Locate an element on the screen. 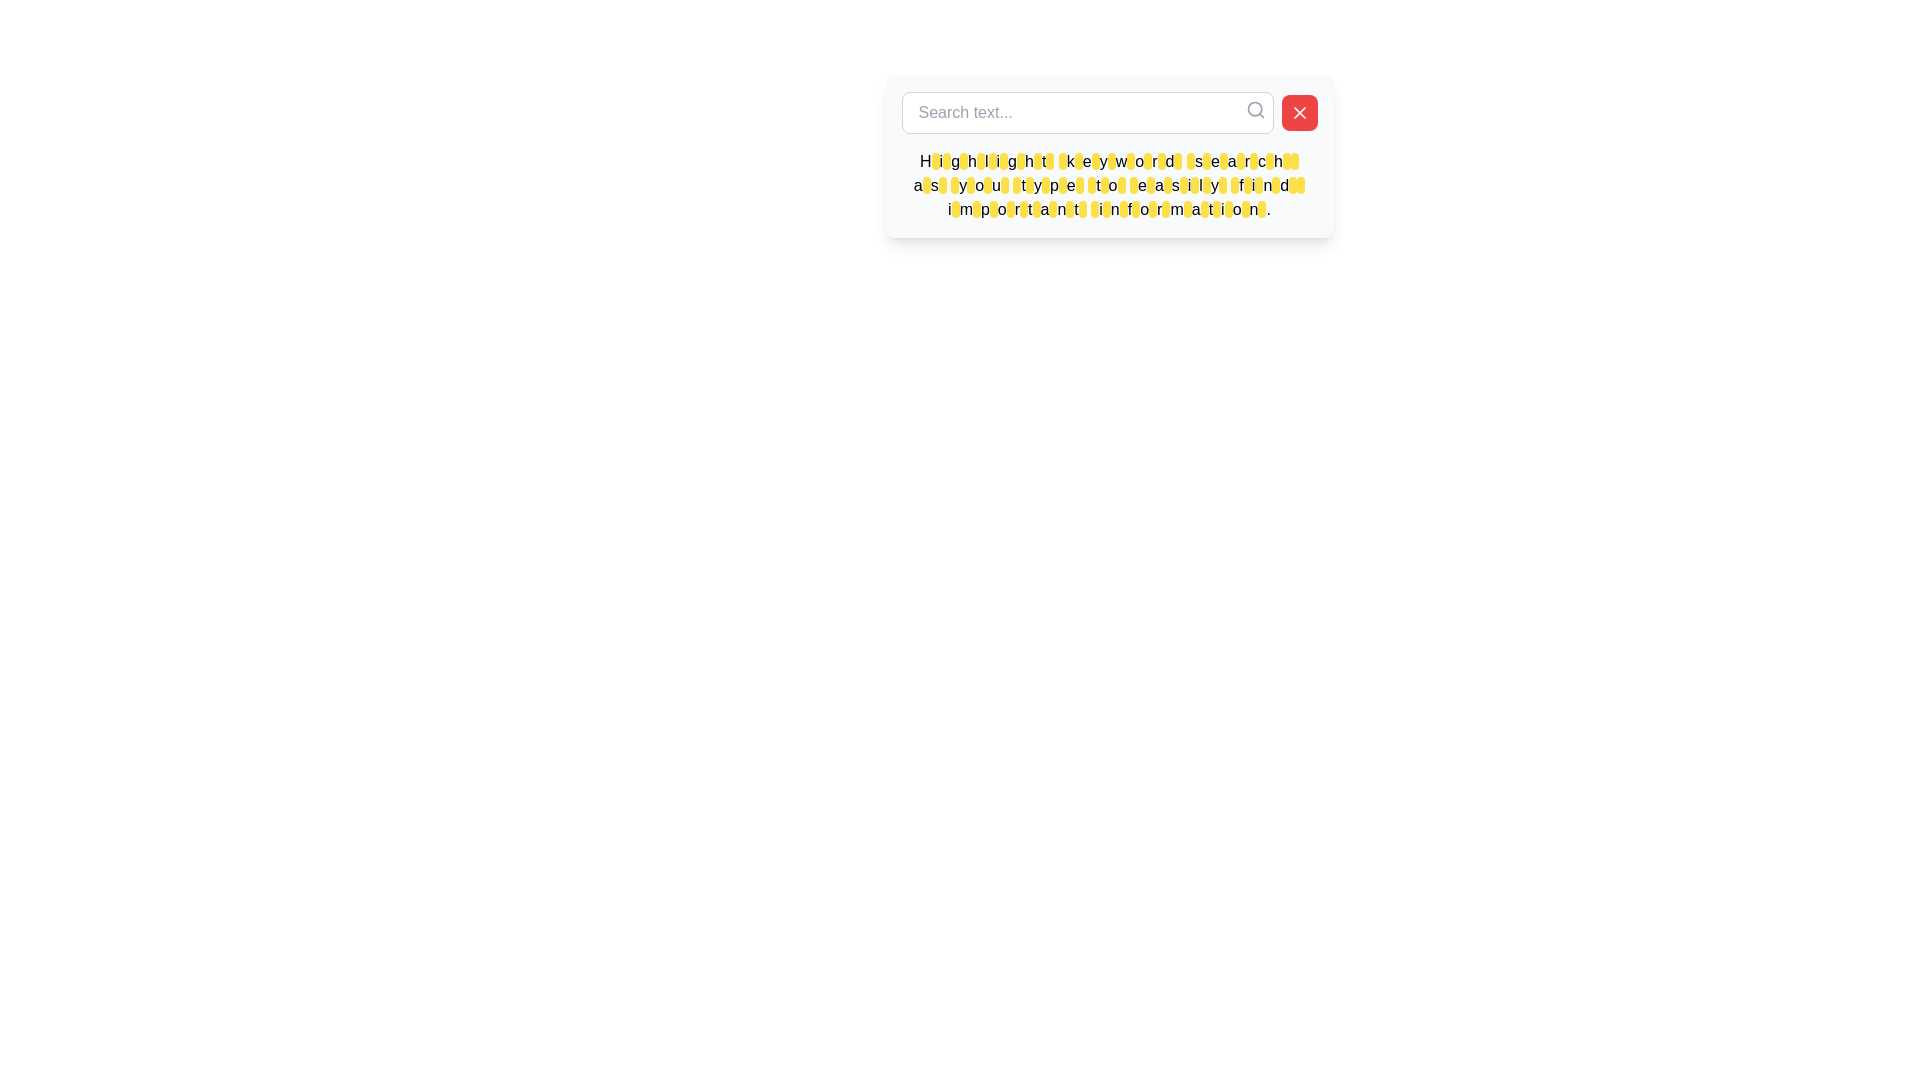 The height and width of the screenshot is (1080, 1920). the highlight marker, a small vertically elongated oval badge with a yellow background and black border, located centrally in the text box is located at coordinates (1183, 185).